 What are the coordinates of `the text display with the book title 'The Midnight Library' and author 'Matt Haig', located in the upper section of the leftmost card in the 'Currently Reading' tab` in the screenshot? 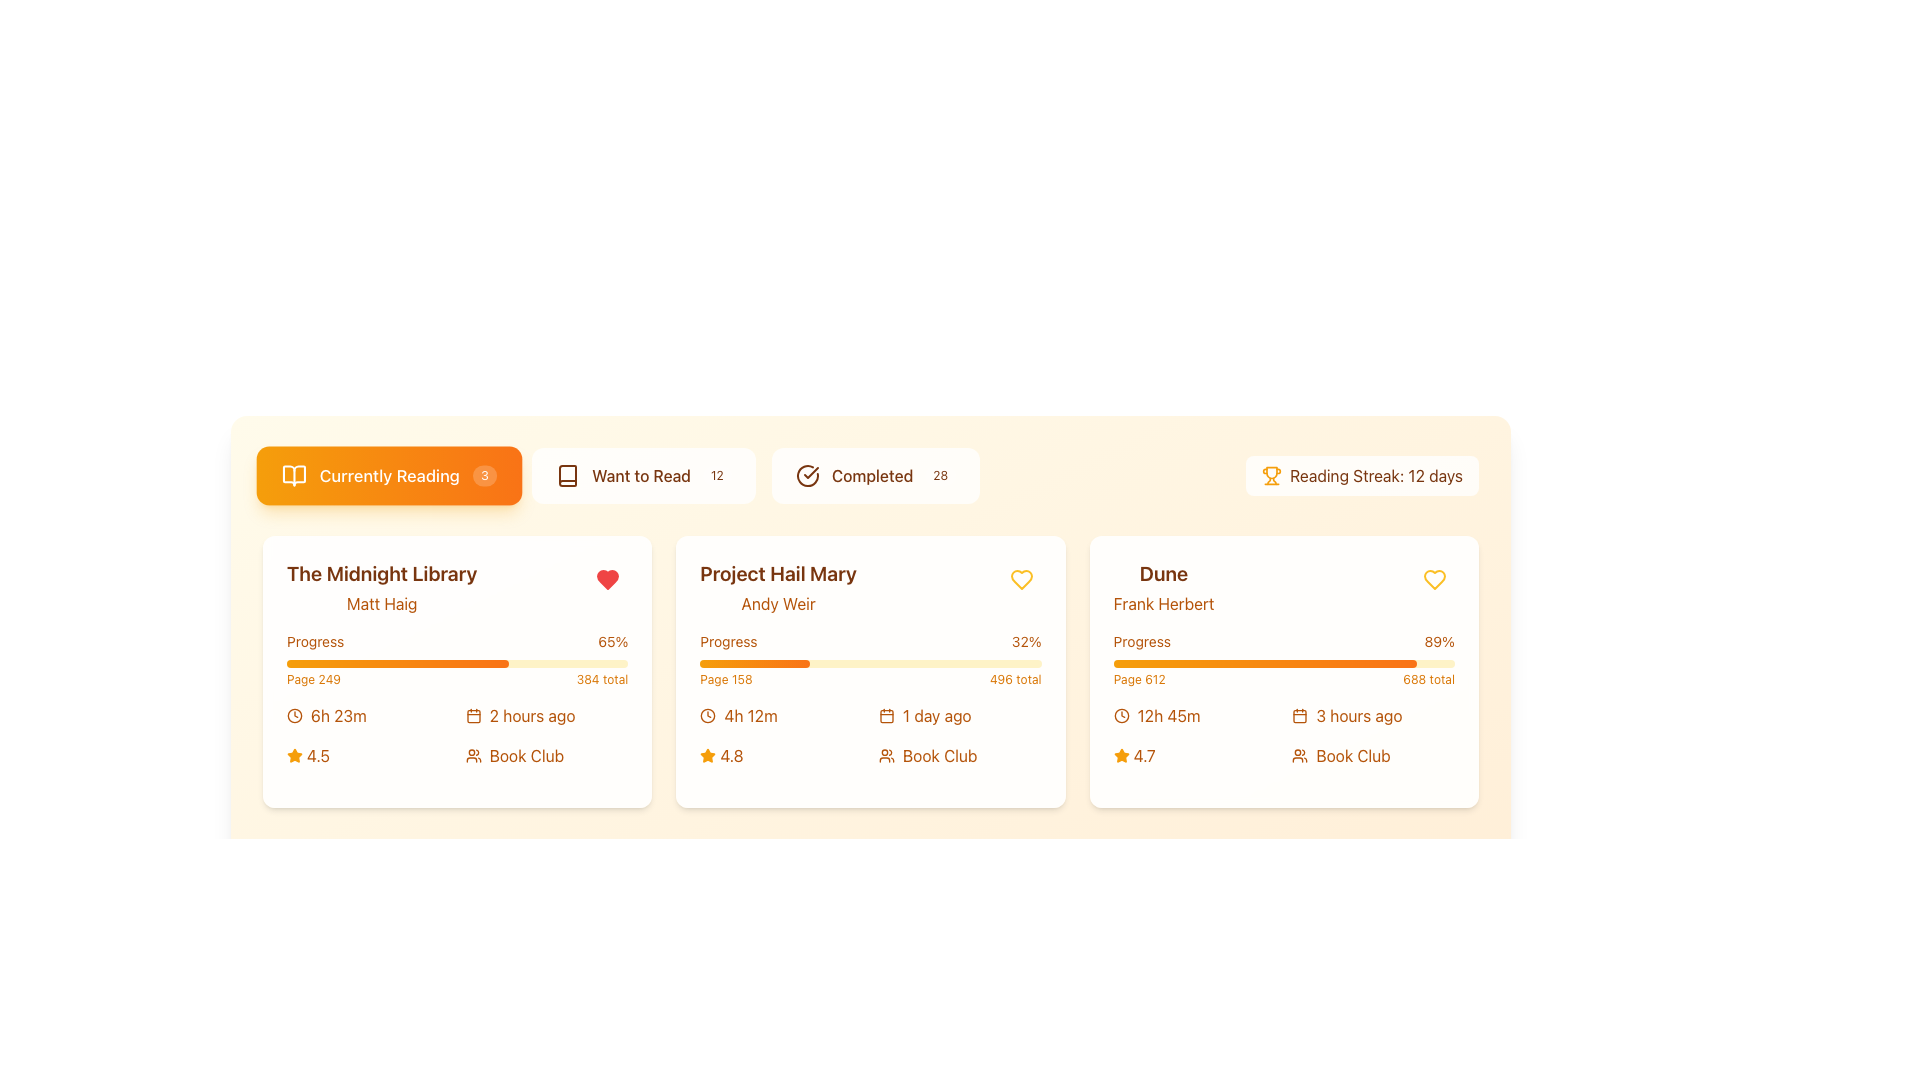 It's located at (456, 586).